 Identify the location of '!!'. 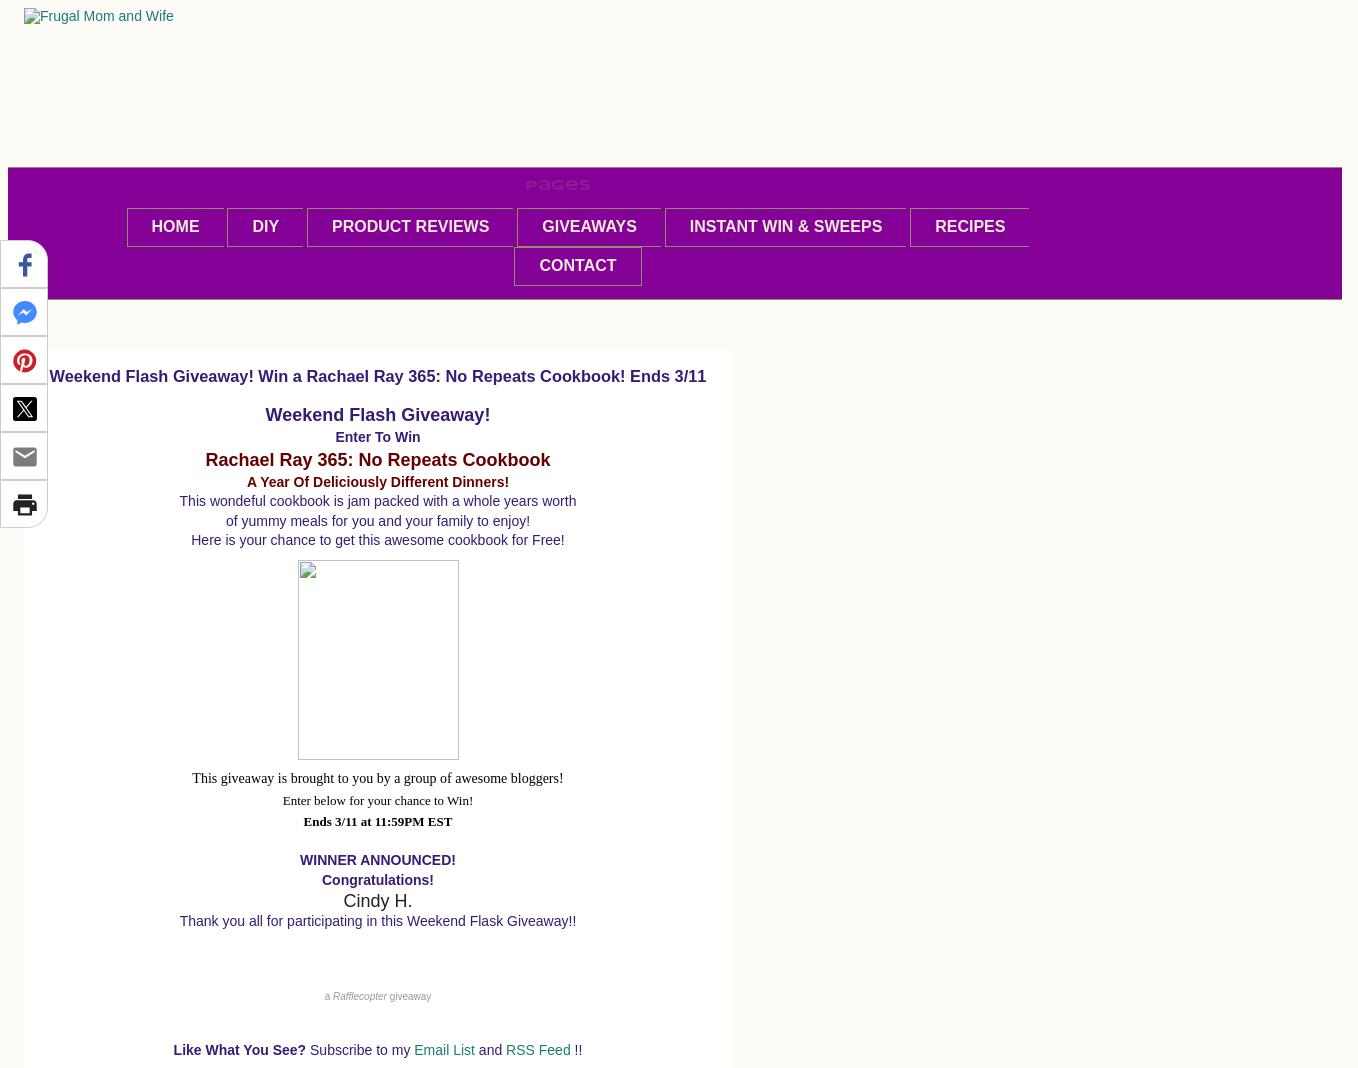
(577, 1049).